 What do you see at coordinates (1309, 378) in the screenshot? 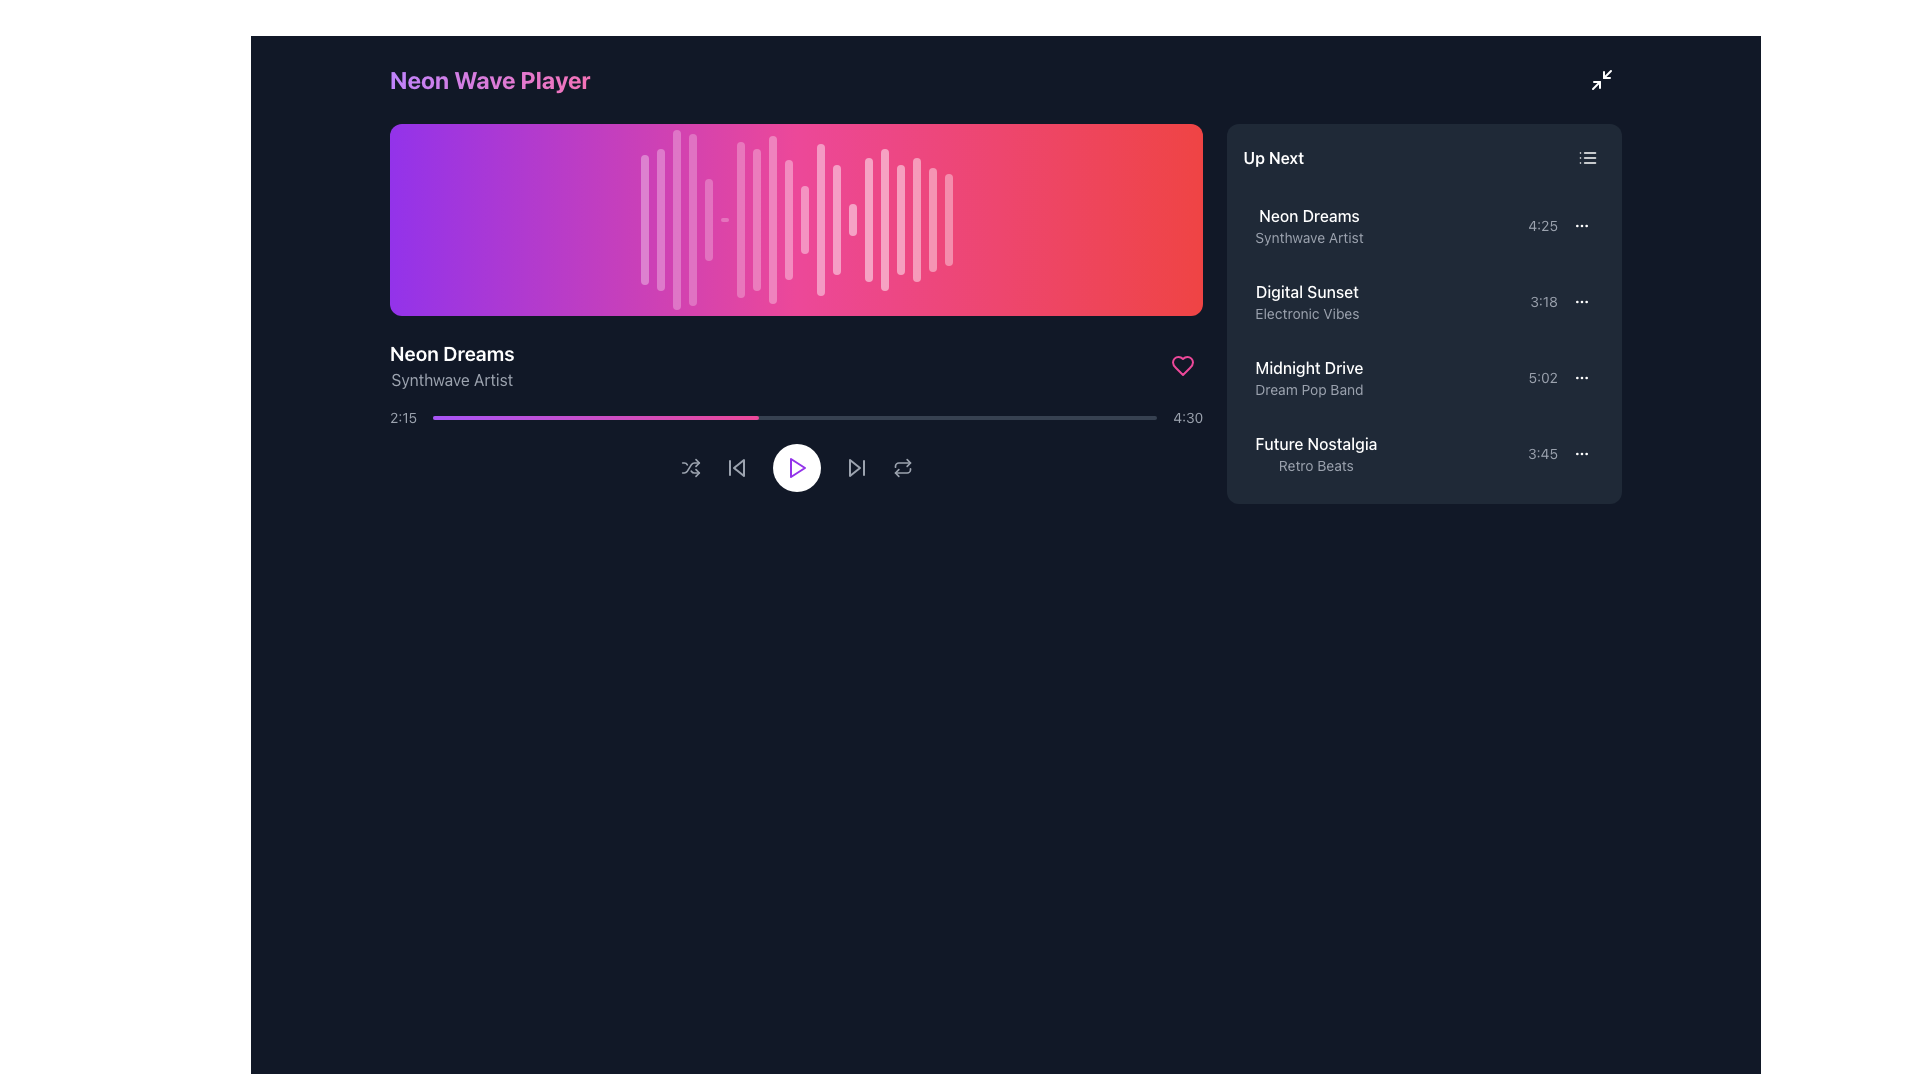
I see `the text block displaying 'Midnight Drive' and 'Dream Pop Band'` at bounding box center [1309, 378].